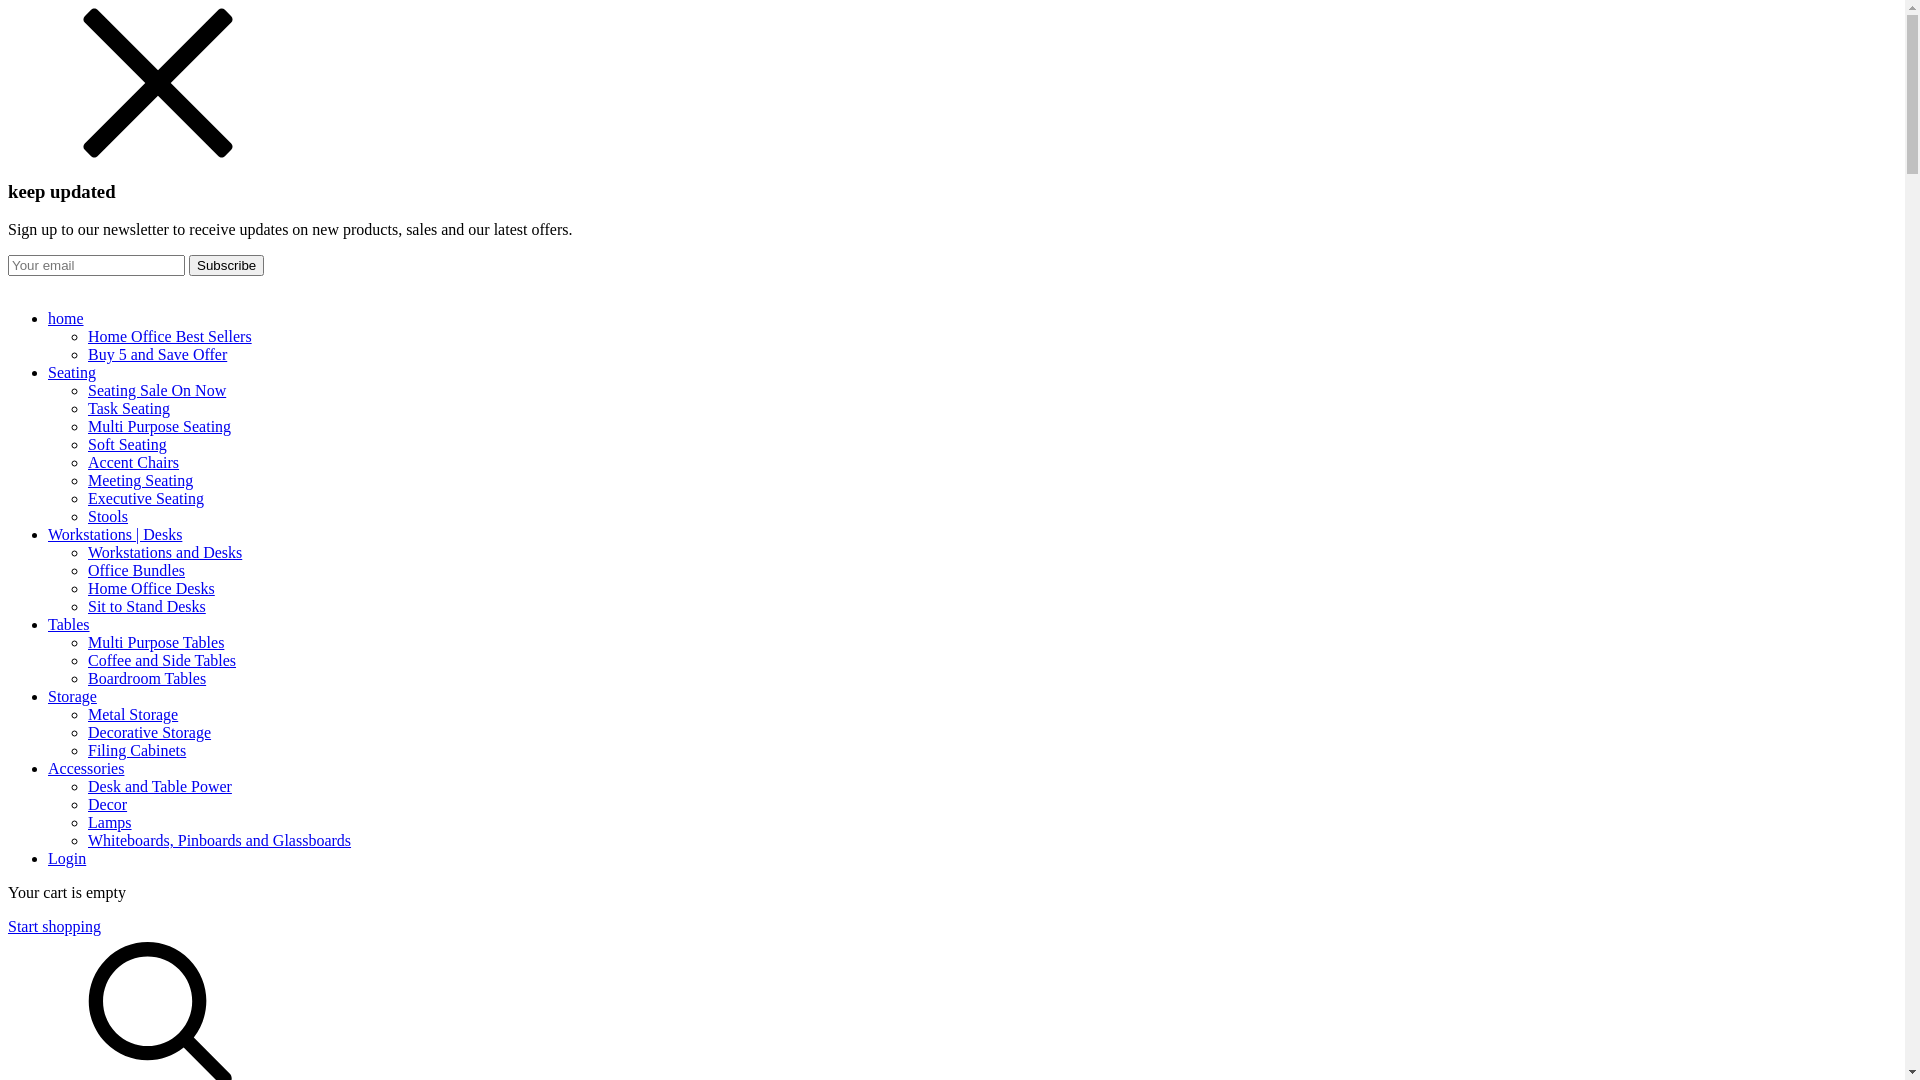  I want to click on 'Filing Cabinets', so click(136, 750).